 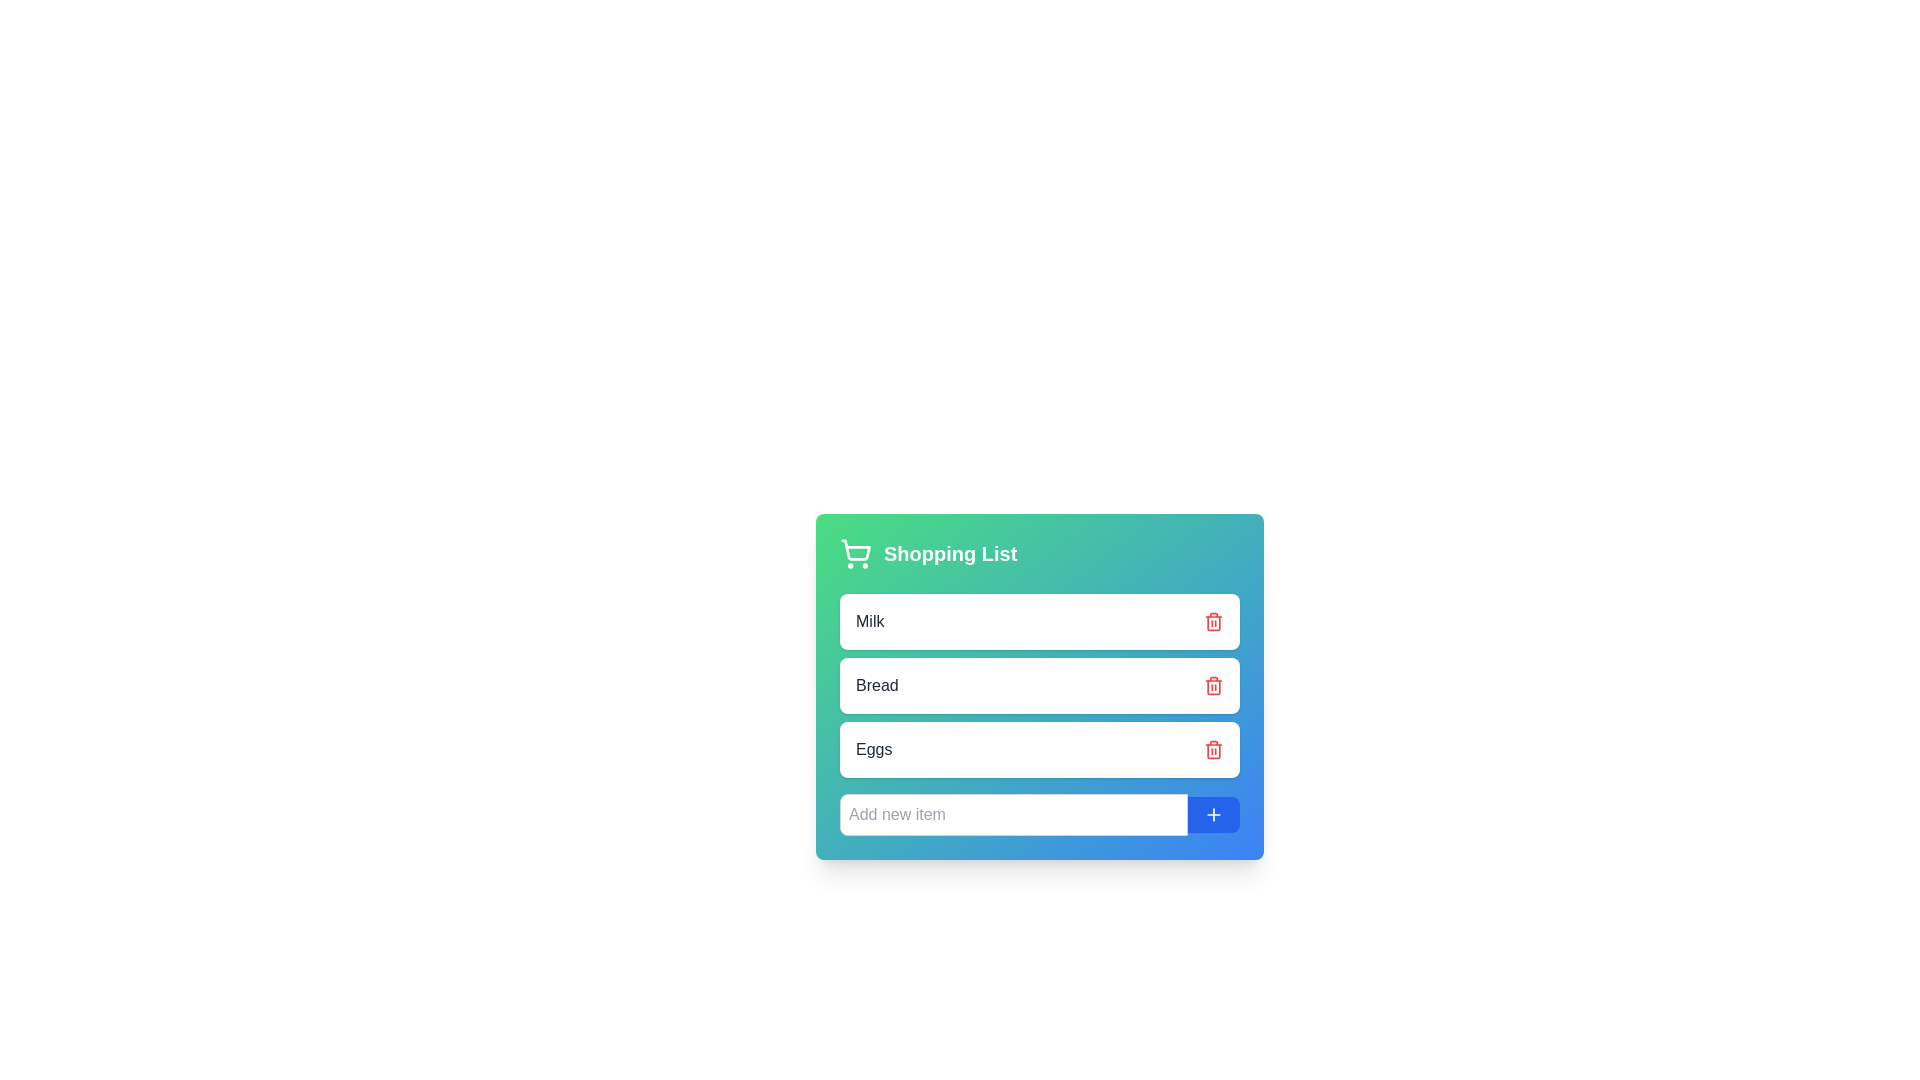 I want to click on the 'Delete' button located on the far right side of the 'Milk' entry in the list, so click(x=1213, y=620).